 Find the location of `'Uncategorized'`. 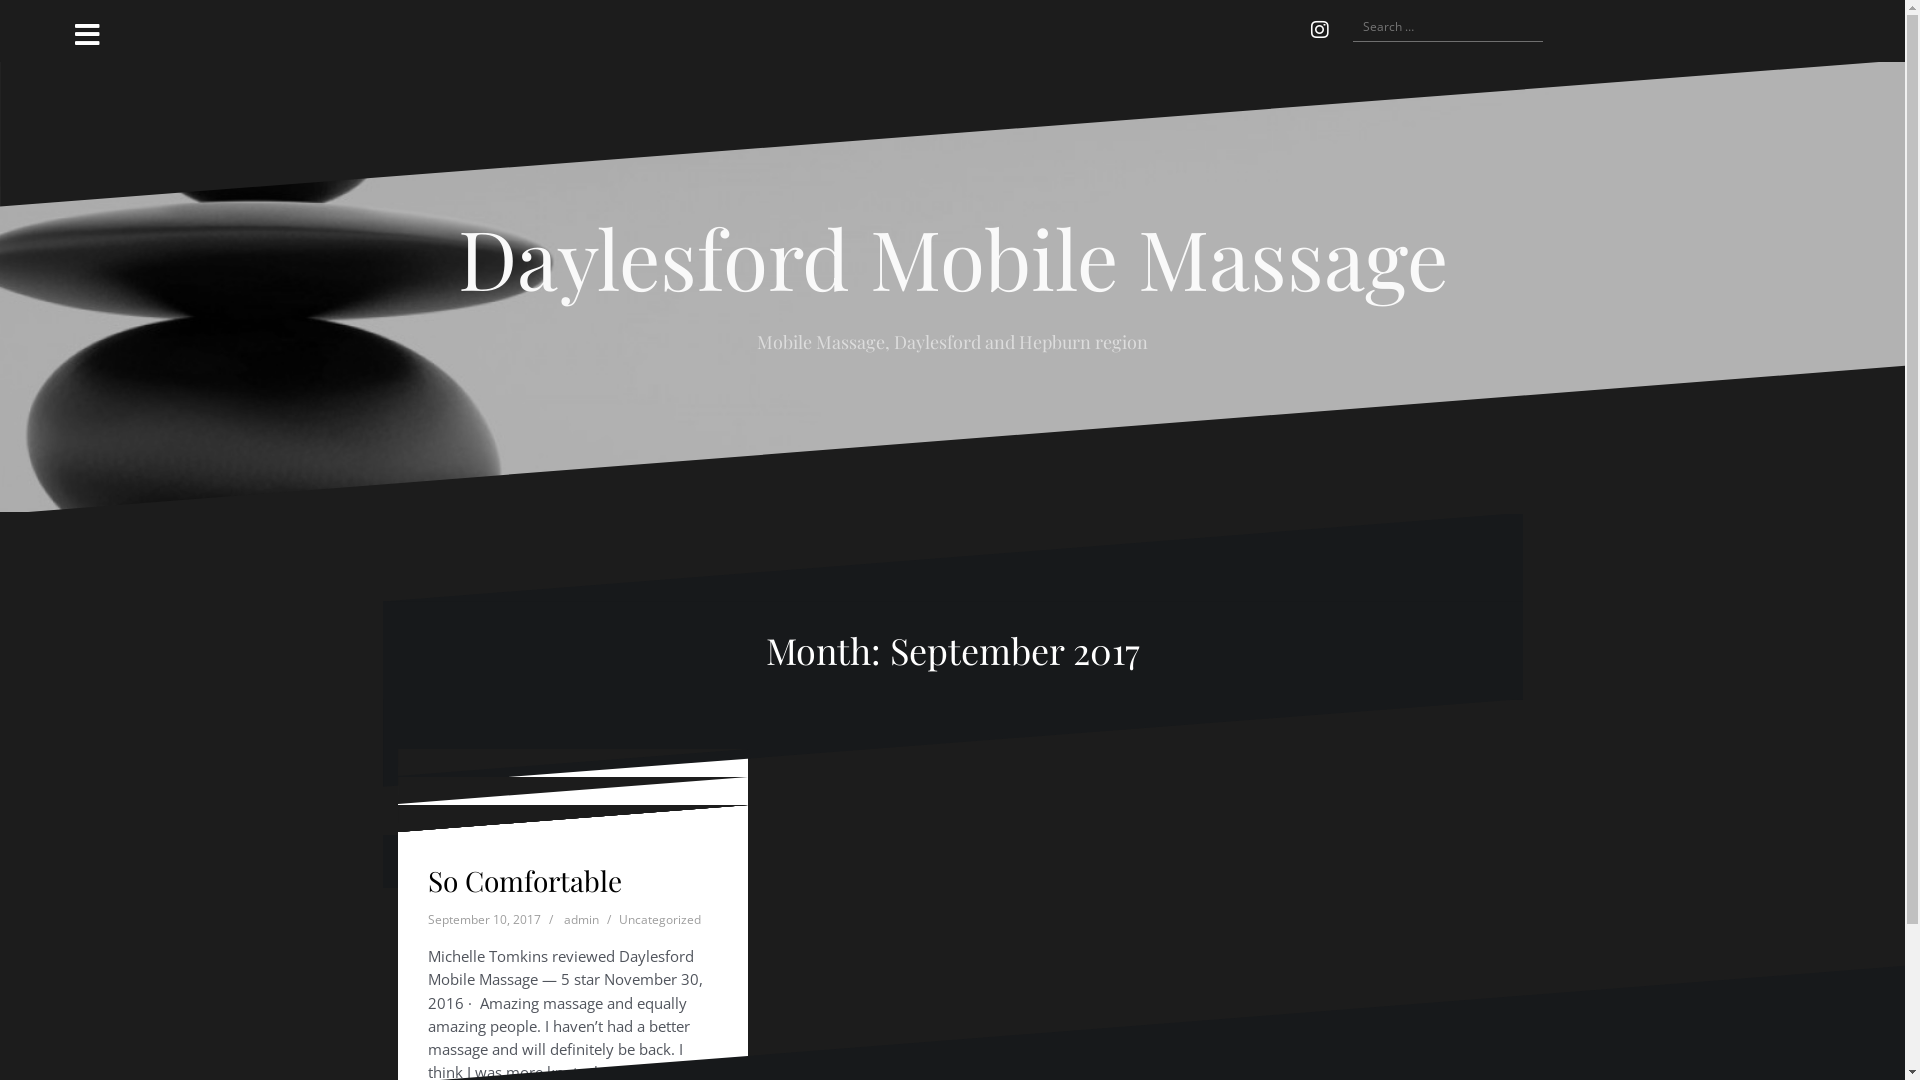

'Uncategorized' is located at coordinates (658, 949).